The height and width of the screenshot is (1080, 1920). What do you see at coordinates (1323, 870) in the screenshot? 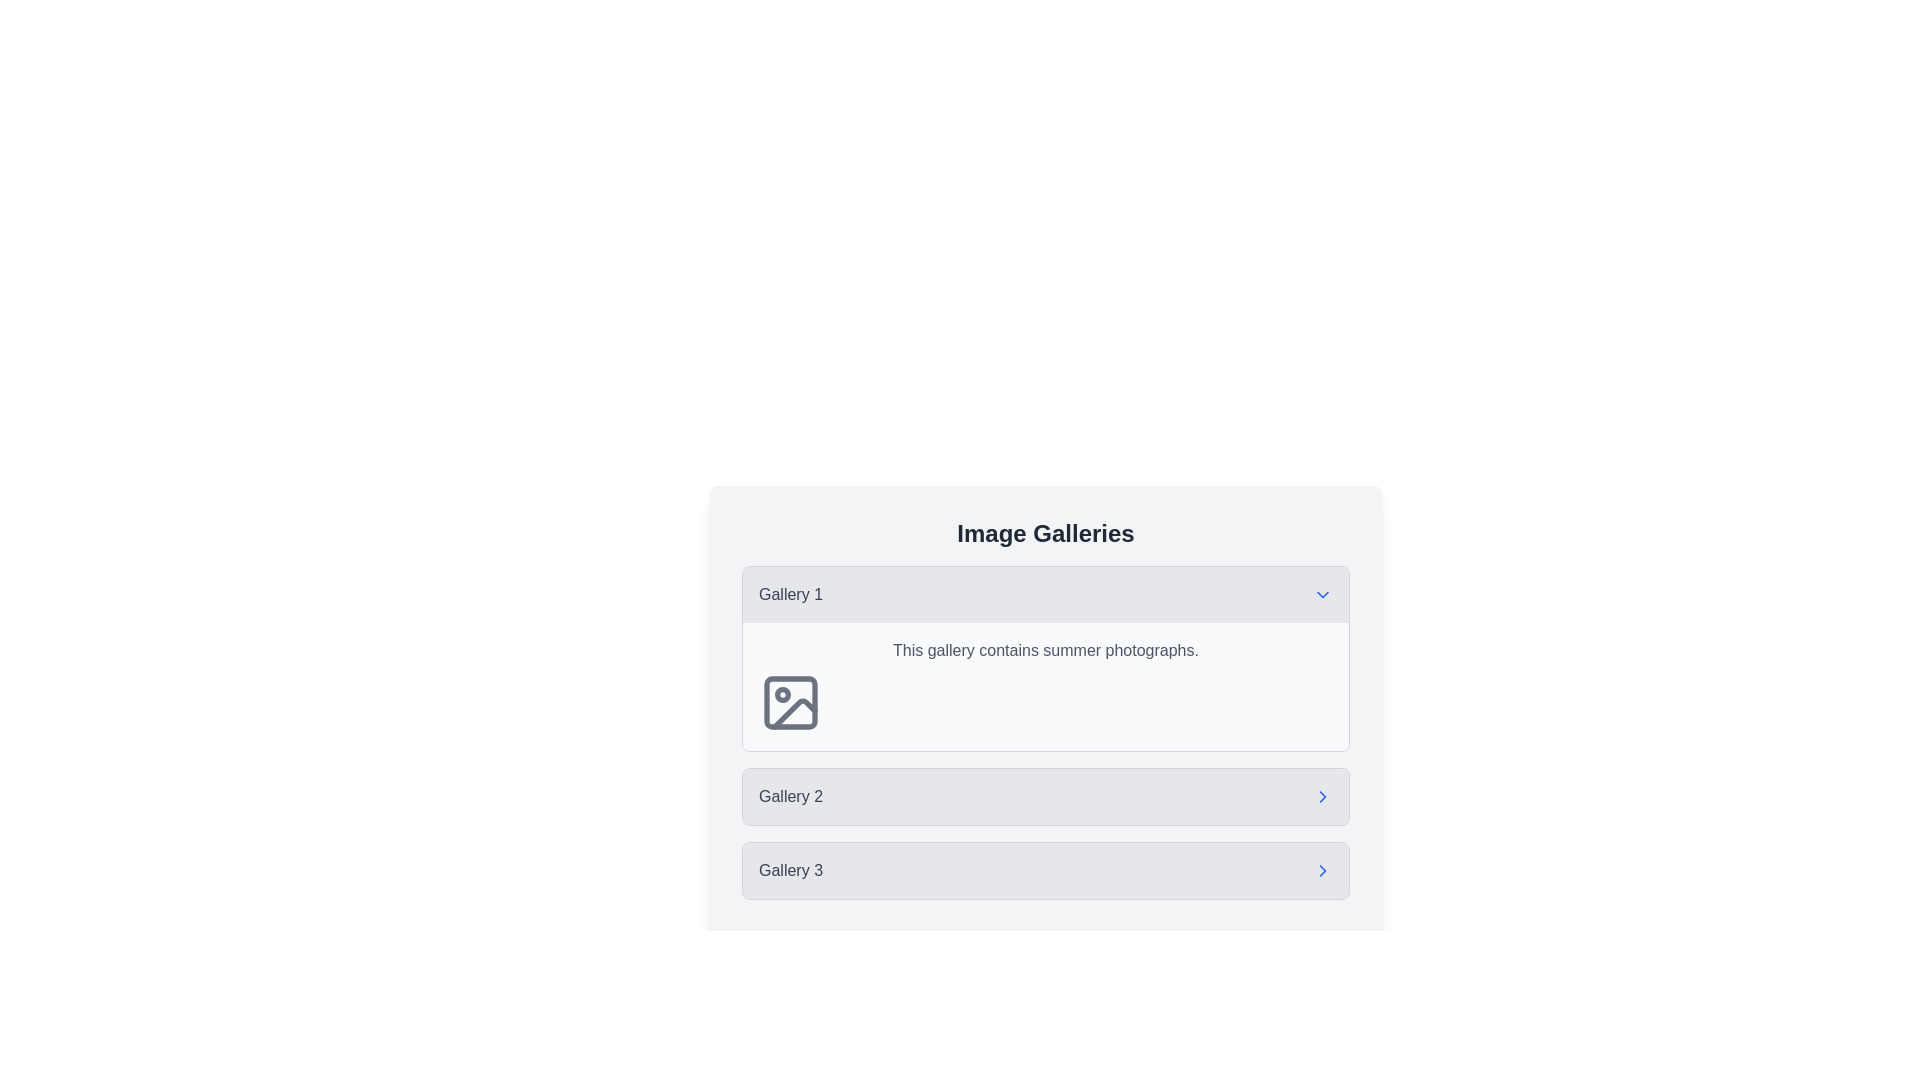
I see `the chevron icon indicating navigability for 'Gallery 3', which is located to the right of the text label 'Gallery 3' in a vertical list of options` at bounding box center [1323, 870].